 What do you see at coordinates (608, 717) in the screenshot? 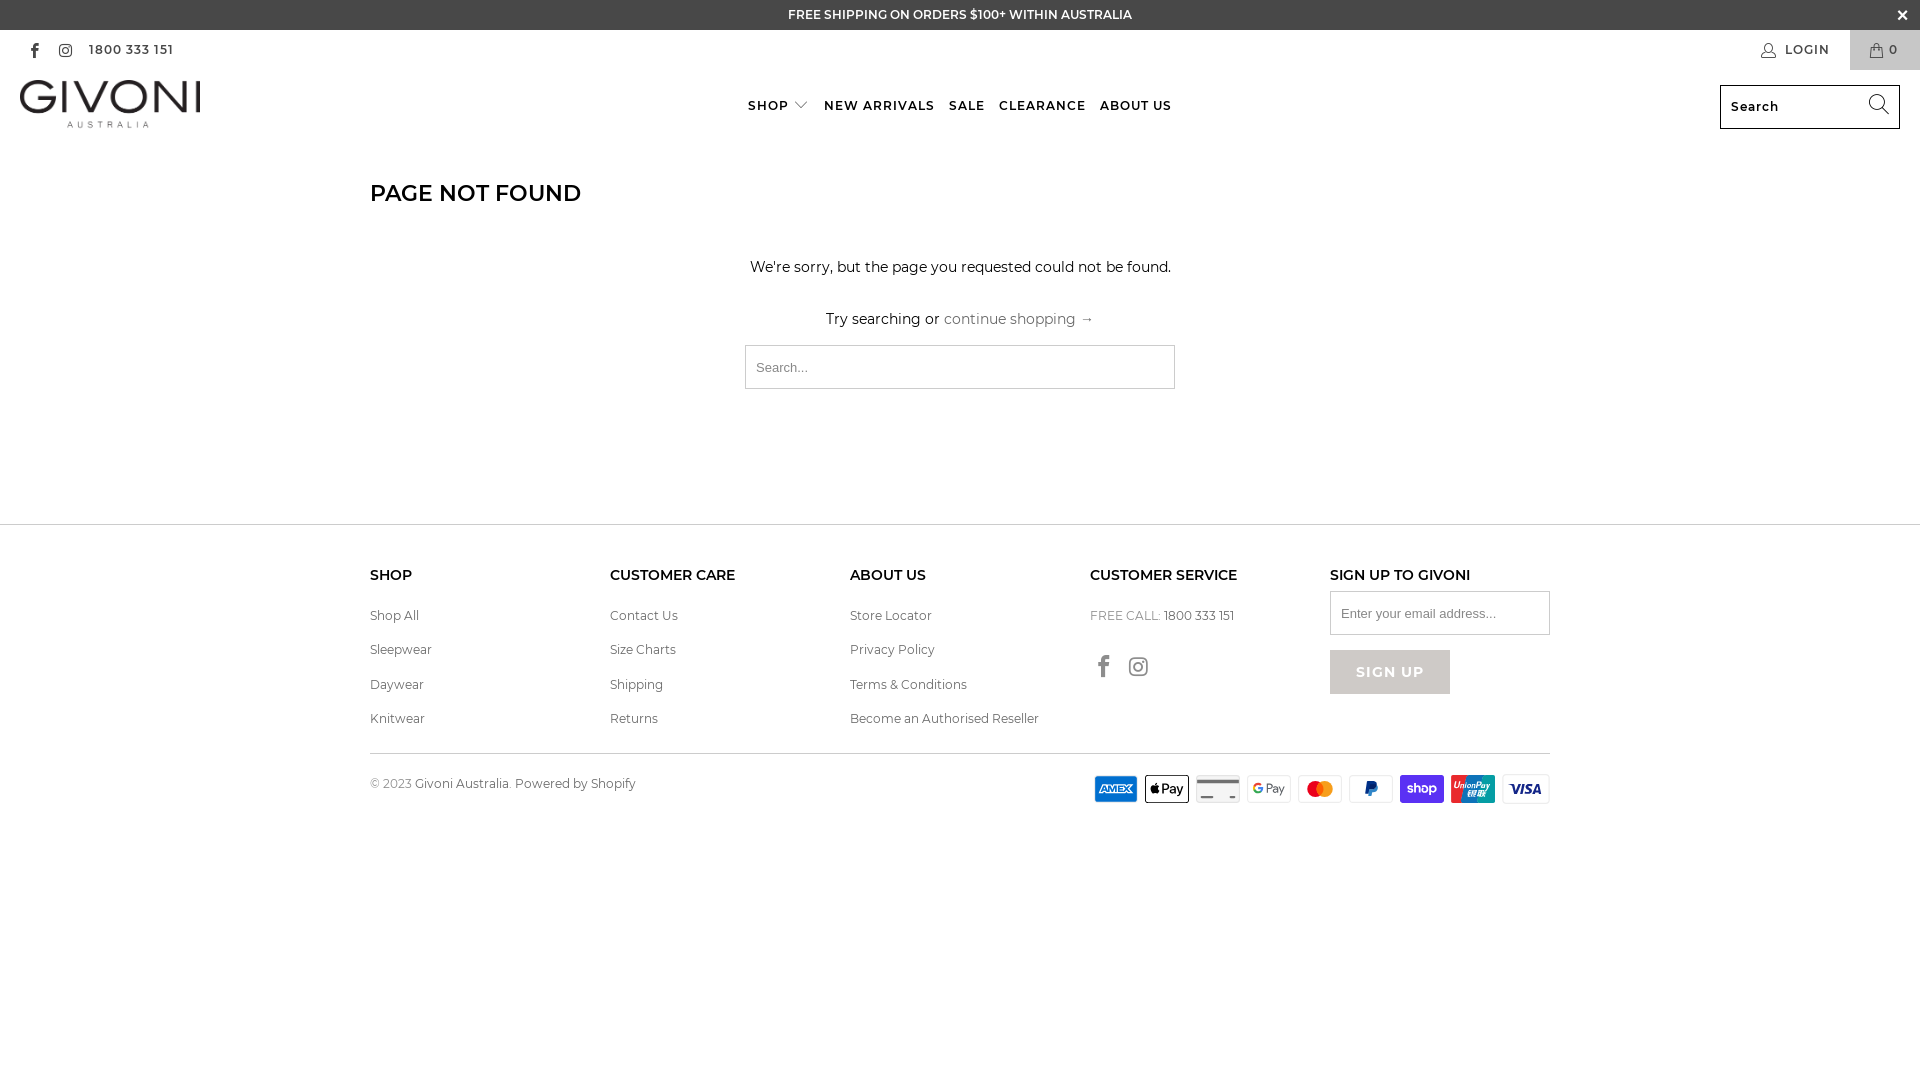
I see `'Returns'` at bounding box center [608, 717].